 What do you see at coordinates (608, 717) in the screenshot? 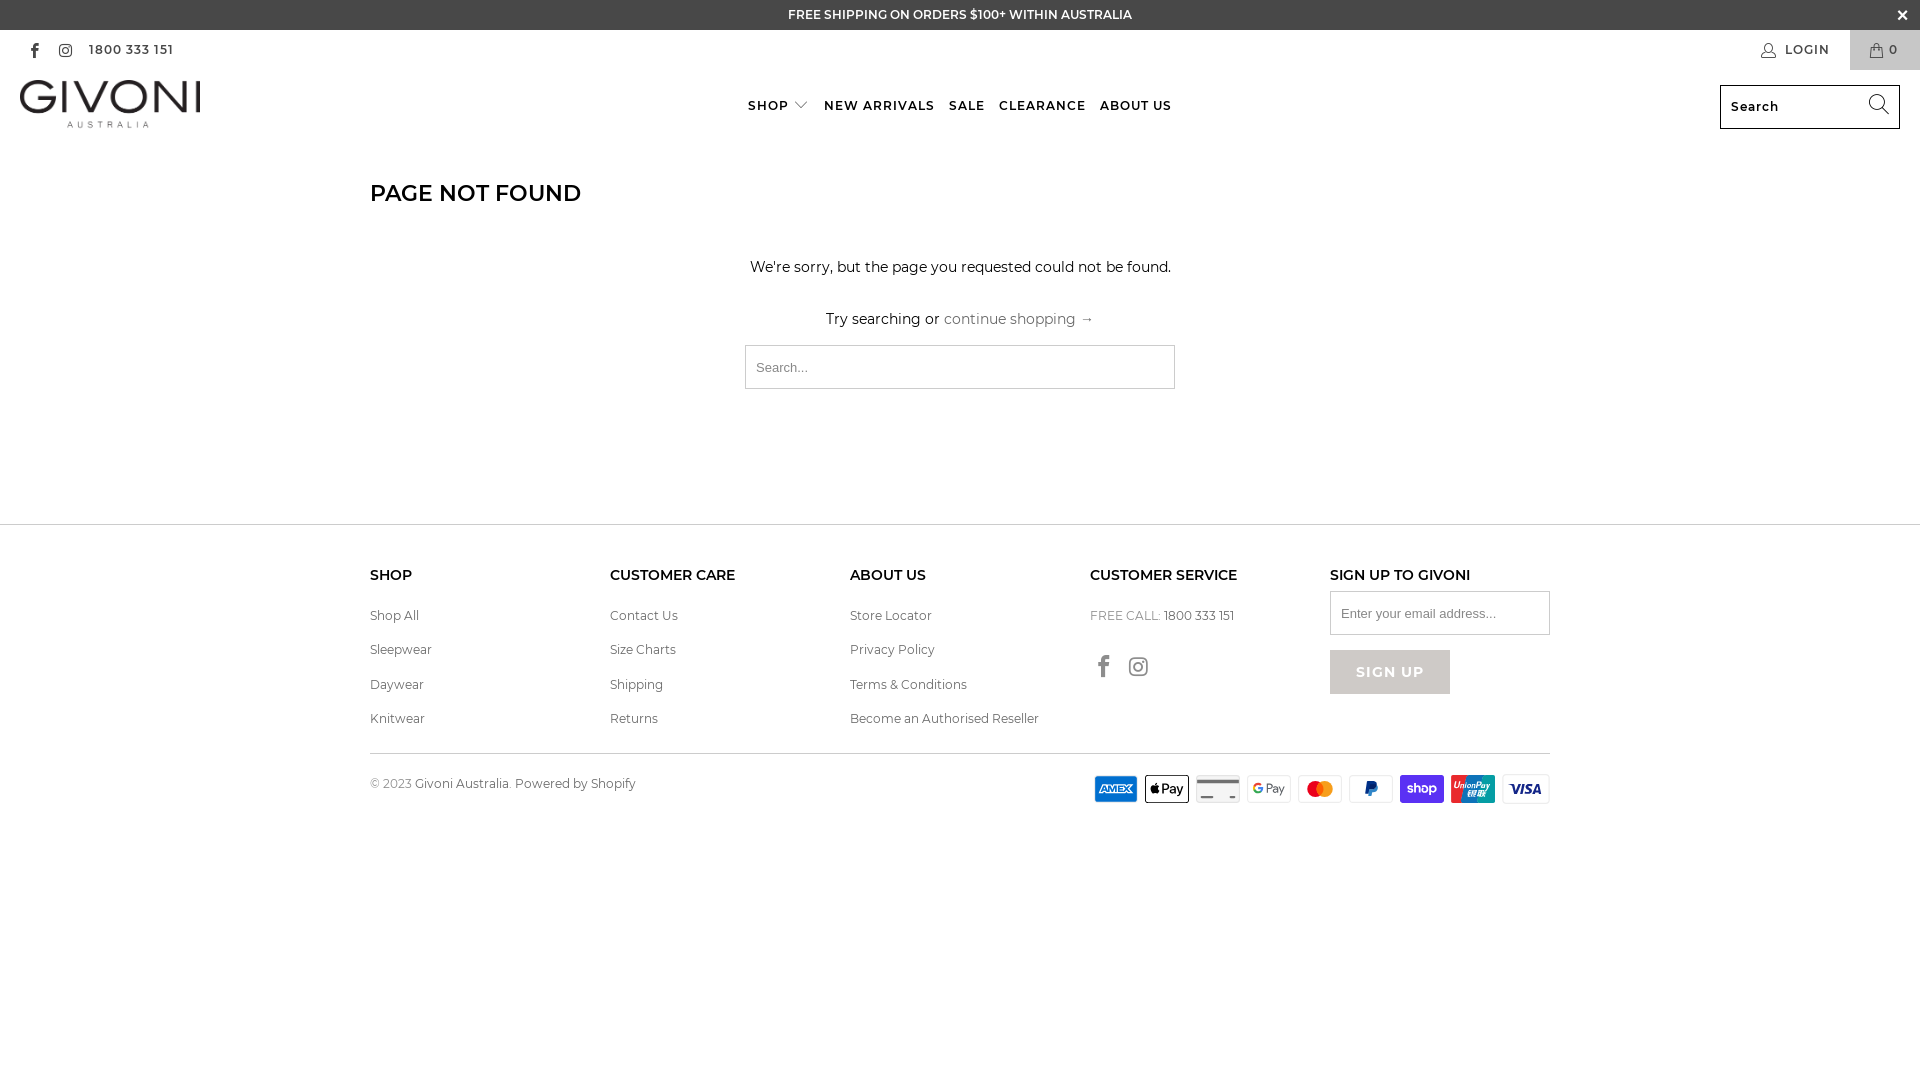
I see `'Returns'` at bounding box center [608, 717].